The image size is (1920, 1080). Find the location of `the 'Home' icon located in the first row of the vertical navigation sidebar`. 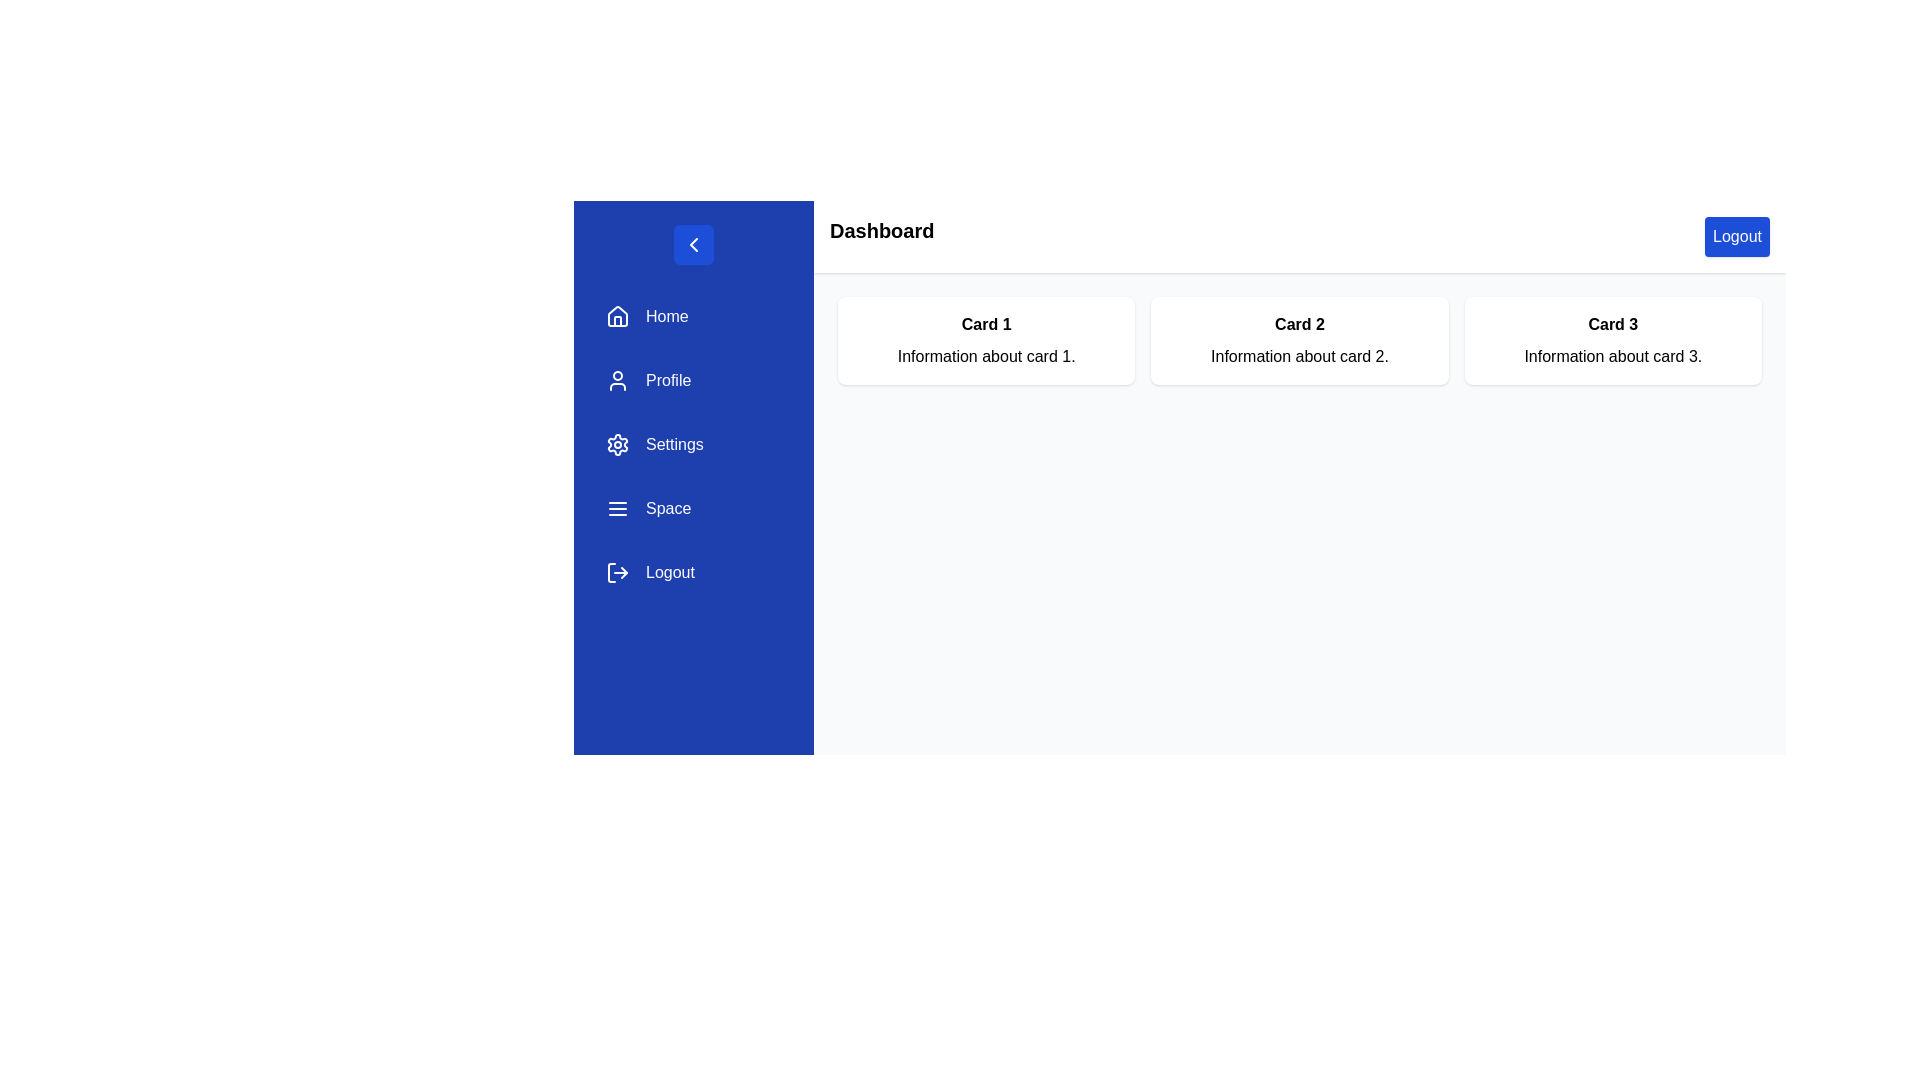

the 'Home' icon located in the first row of the vertical navigation sidebar is located at coordinates (617, 315).